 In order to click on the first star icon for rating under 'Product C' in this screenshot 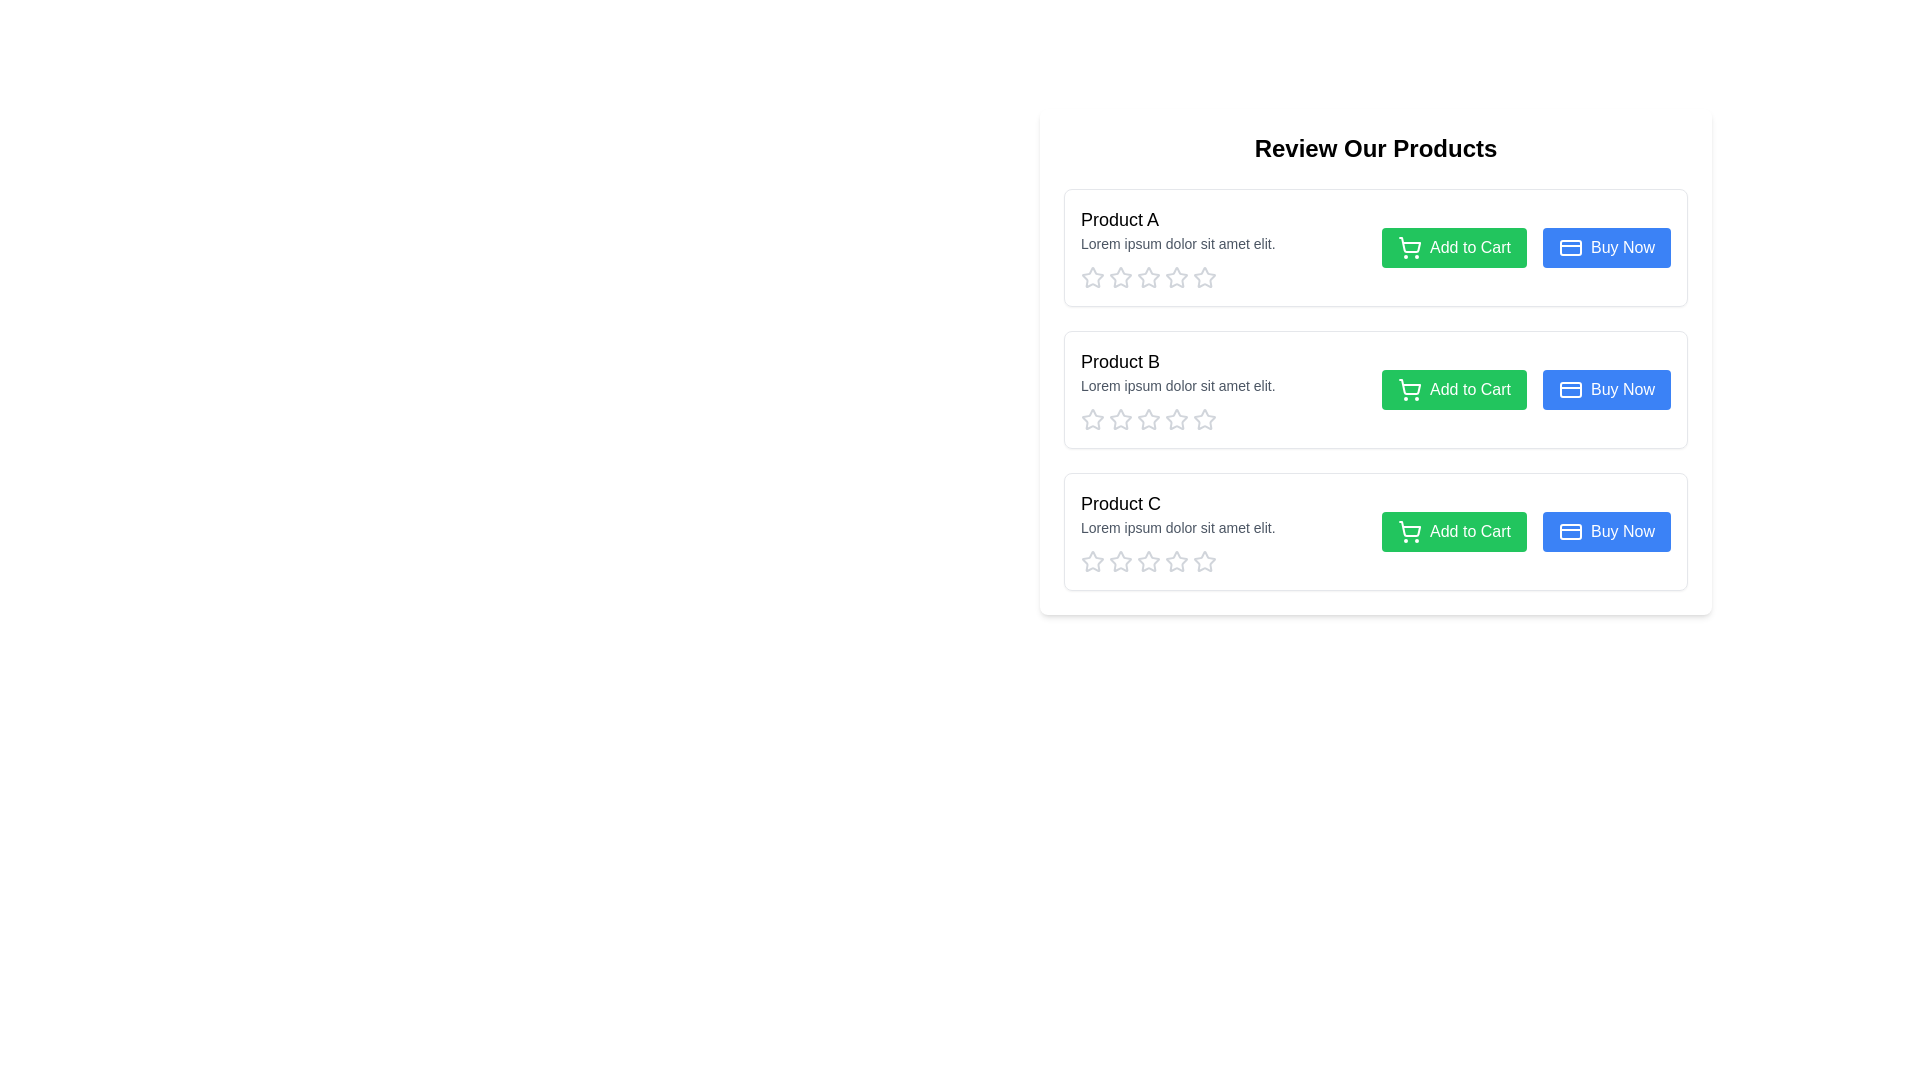, I will do `click(1148, 561)`.